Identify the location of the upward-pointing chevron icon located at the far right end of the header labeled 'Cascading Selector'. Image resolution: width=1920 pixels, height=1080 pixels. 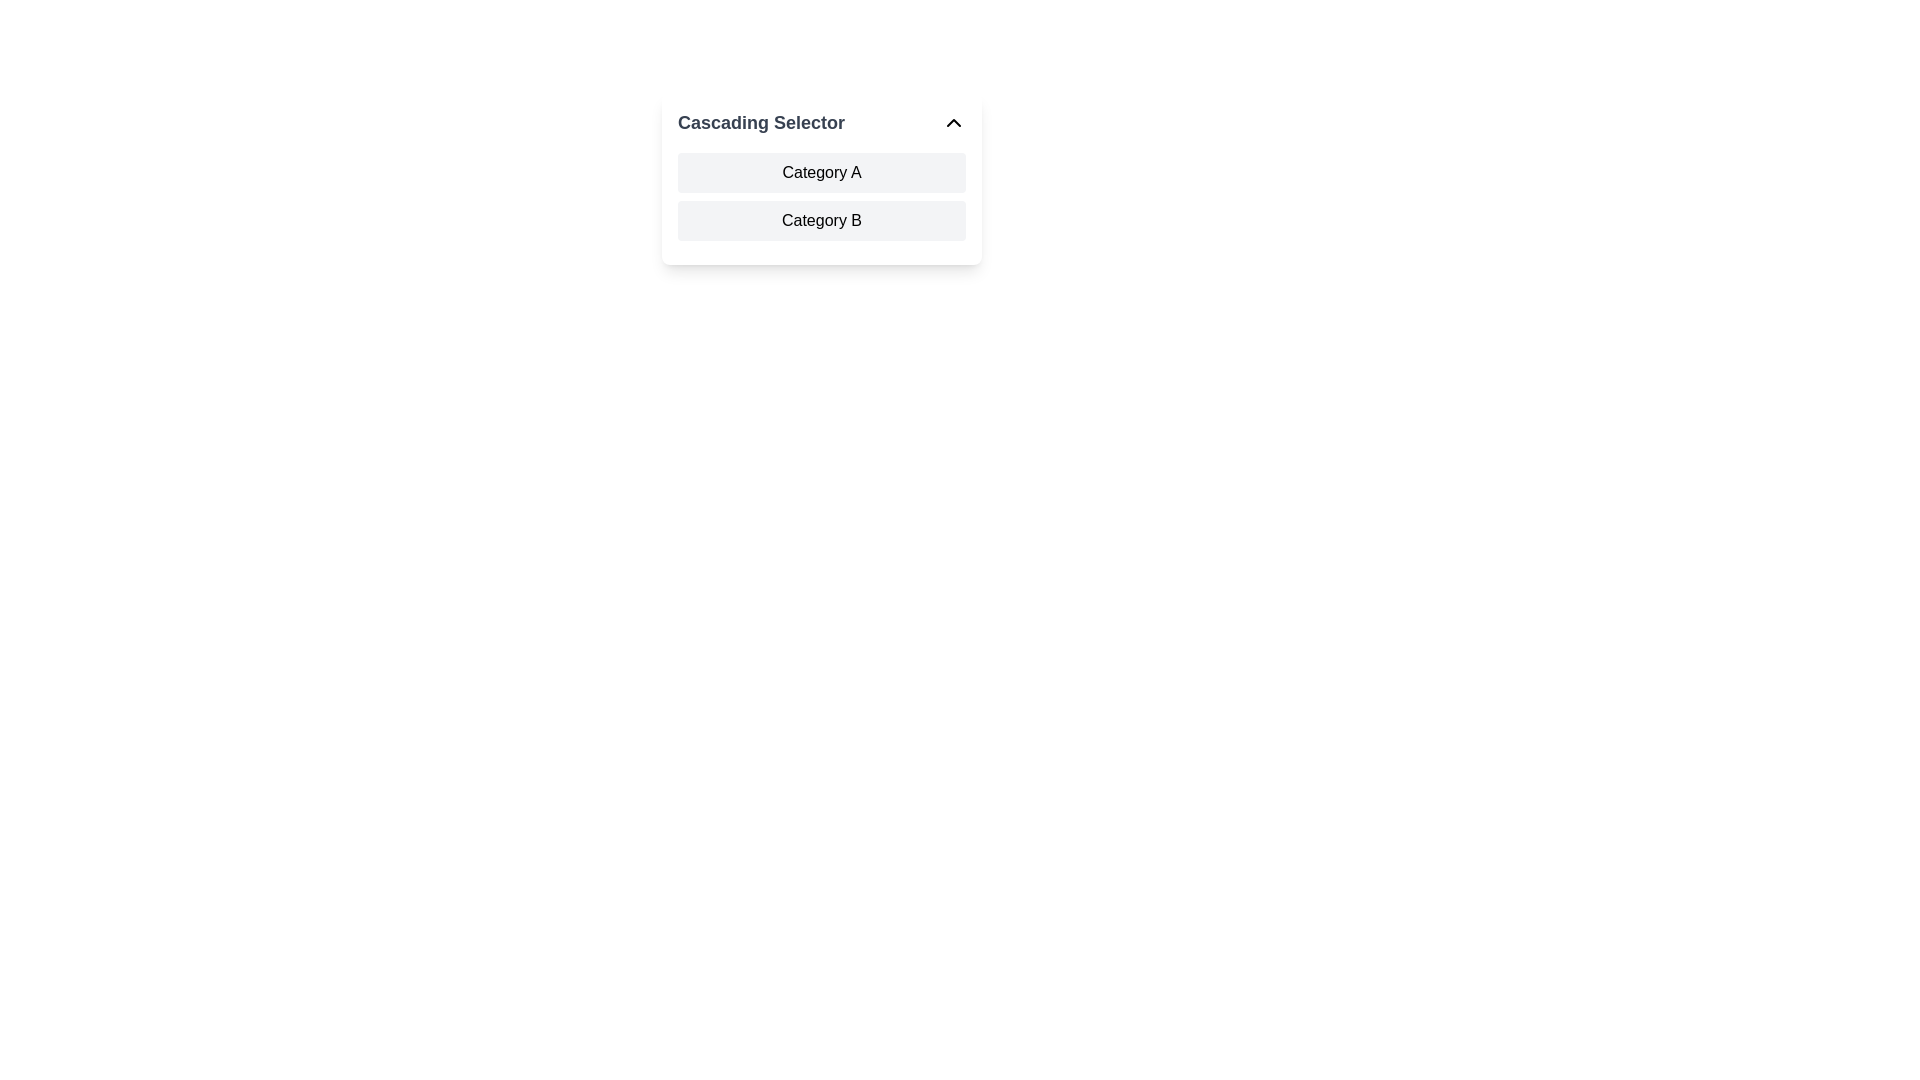
(953, 123).